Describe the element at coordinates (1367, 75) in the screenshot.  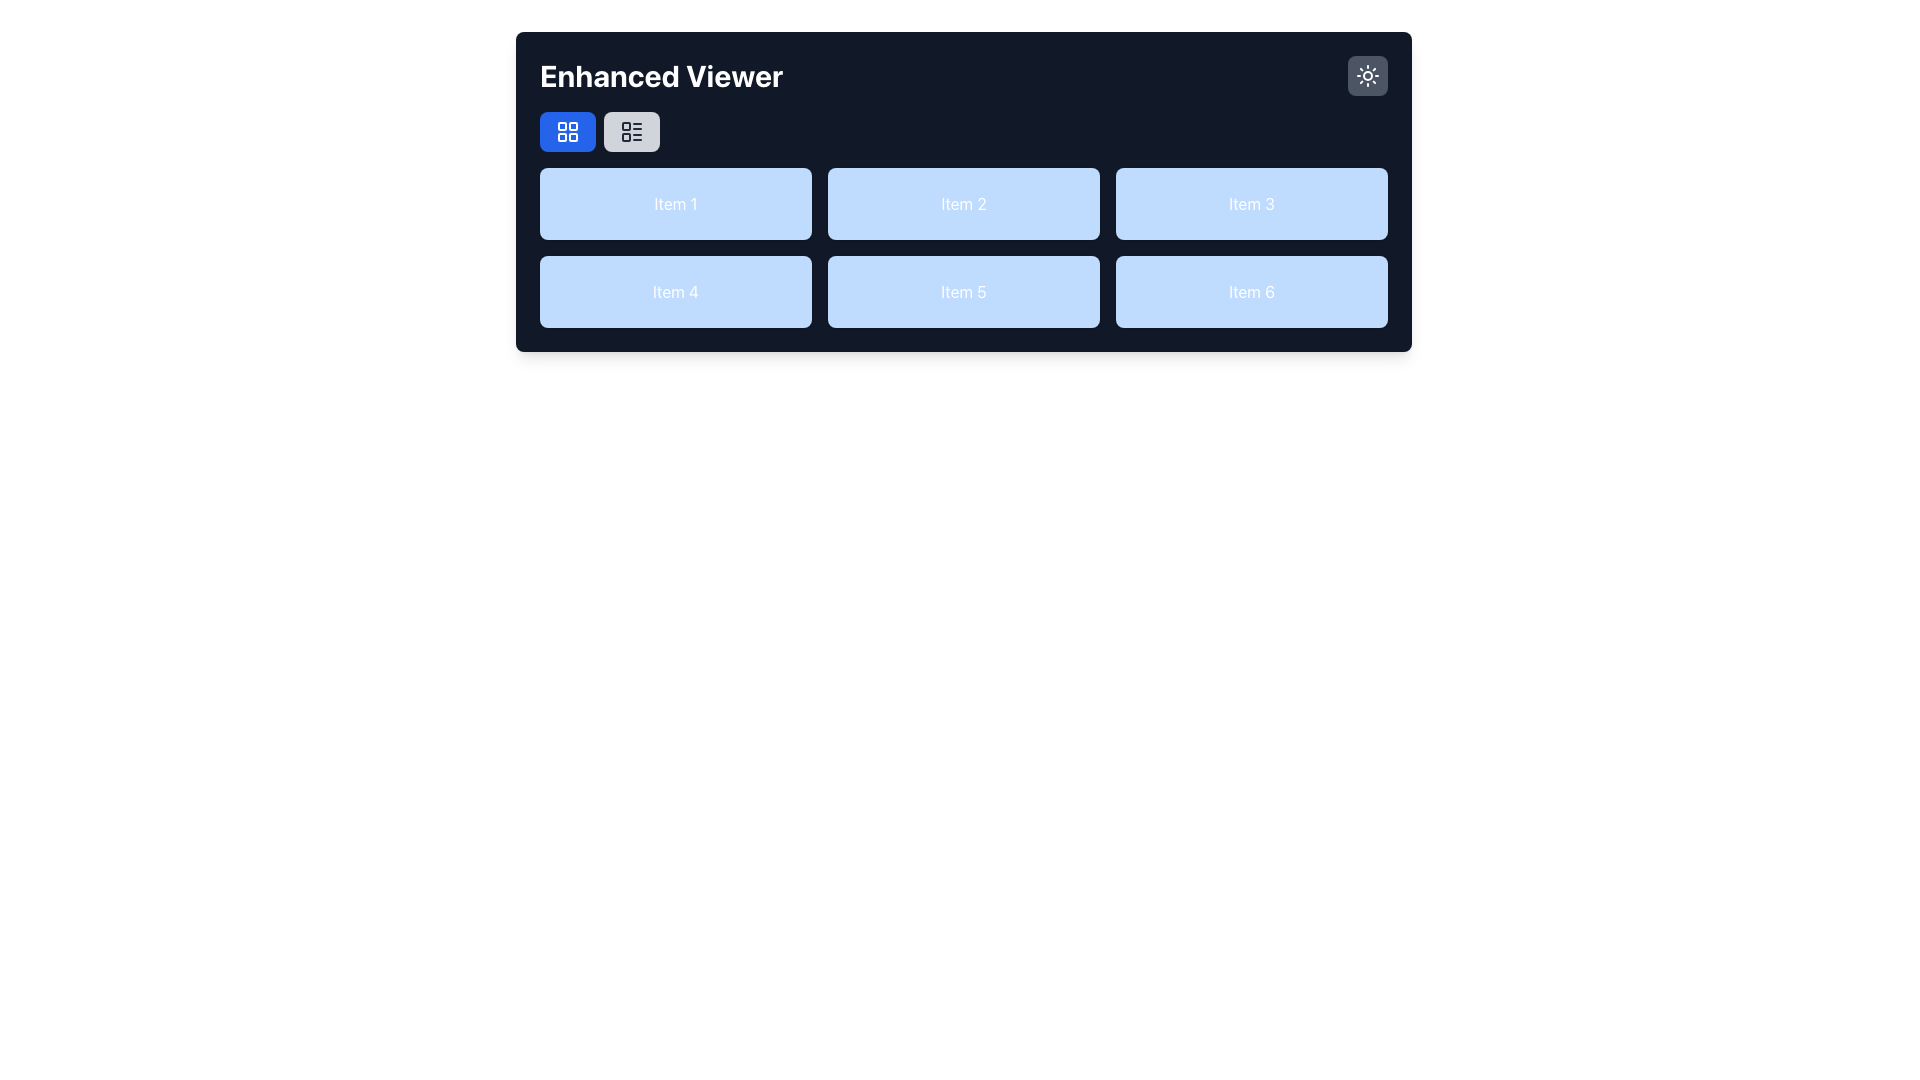
I see `the square-shaped button with a sun-like icon in the top-right corner adjacent to 'Enhanced Viewer'` at that location.